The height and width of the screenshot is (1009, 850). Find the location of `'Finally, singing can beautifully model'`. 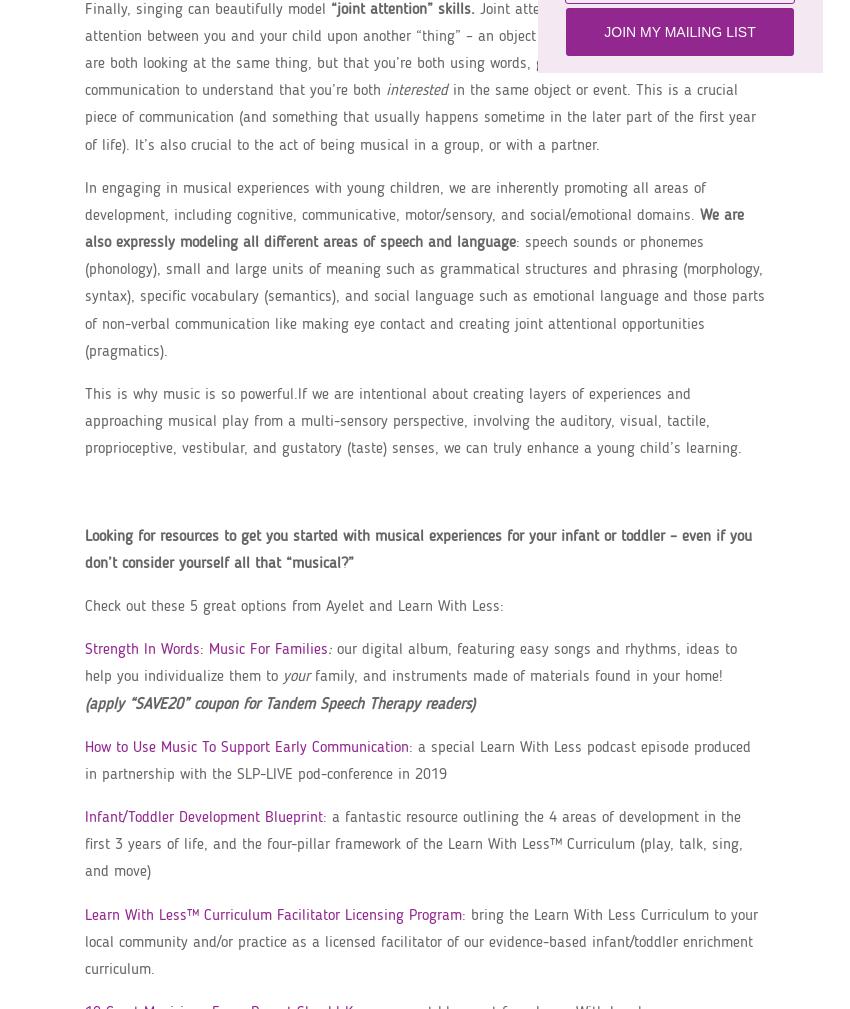

'Finally, singing can beautifully model' is located at coordinates (85, 7).